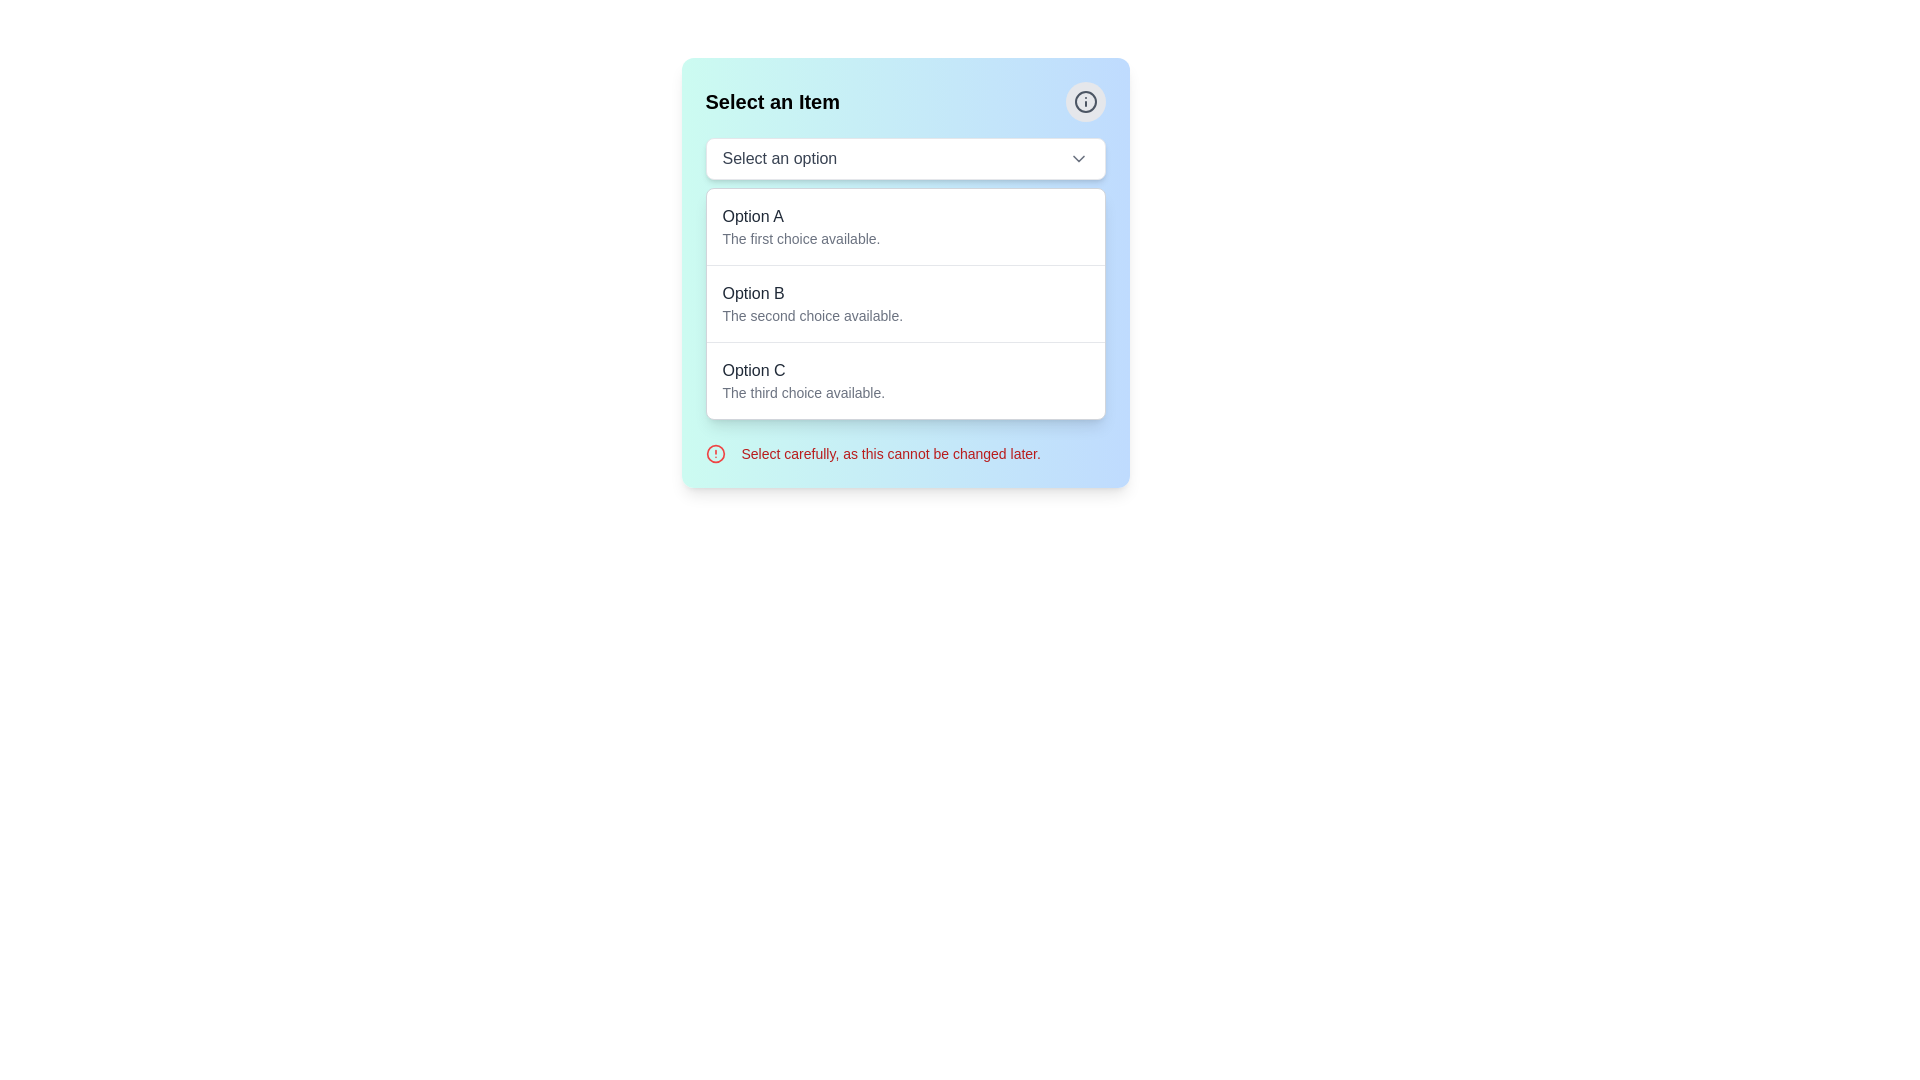  Describe the element at coordinates (904, 380) in the screenshot. I see `the list item labeled 'Option C' with the description 'The third choice available'` at that location.